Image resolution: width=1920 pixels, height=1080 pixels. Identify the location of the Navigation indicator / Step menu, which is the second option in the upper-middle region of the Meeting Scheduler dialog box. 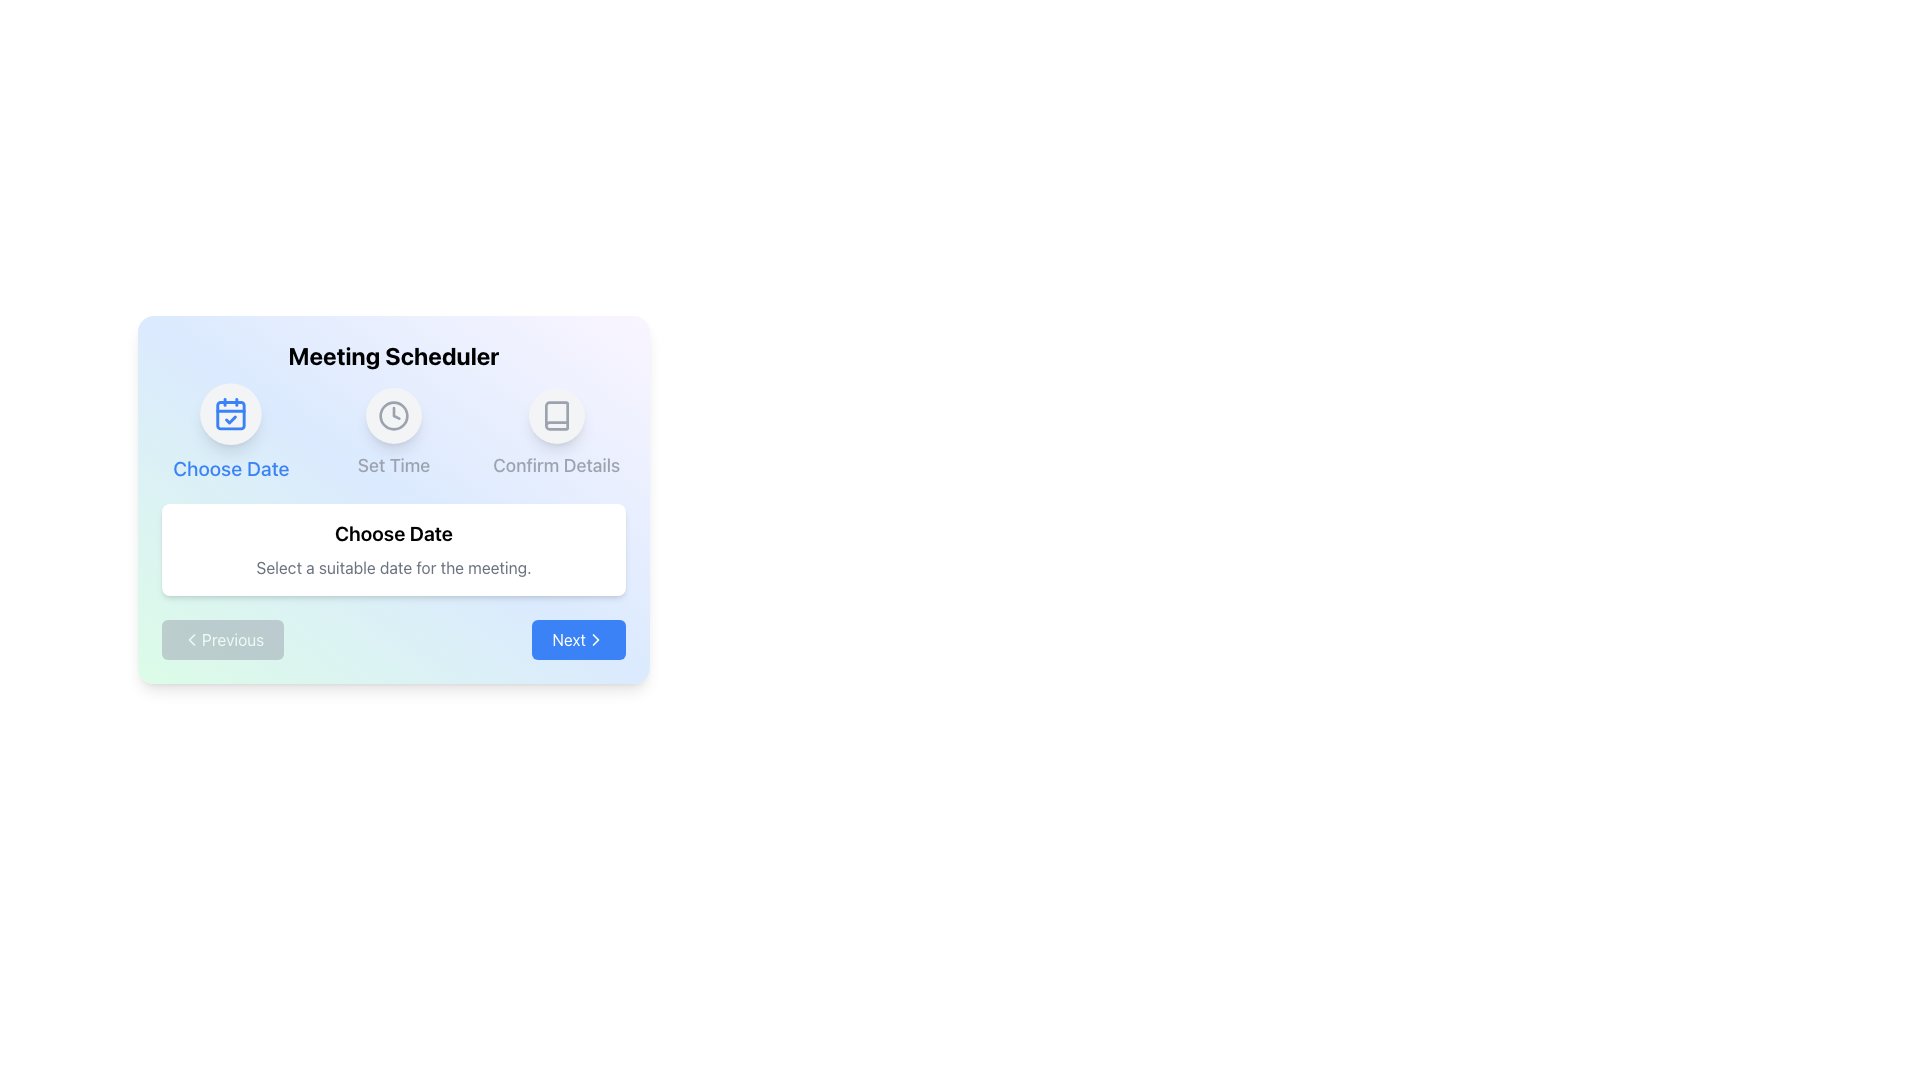
(393, 433).